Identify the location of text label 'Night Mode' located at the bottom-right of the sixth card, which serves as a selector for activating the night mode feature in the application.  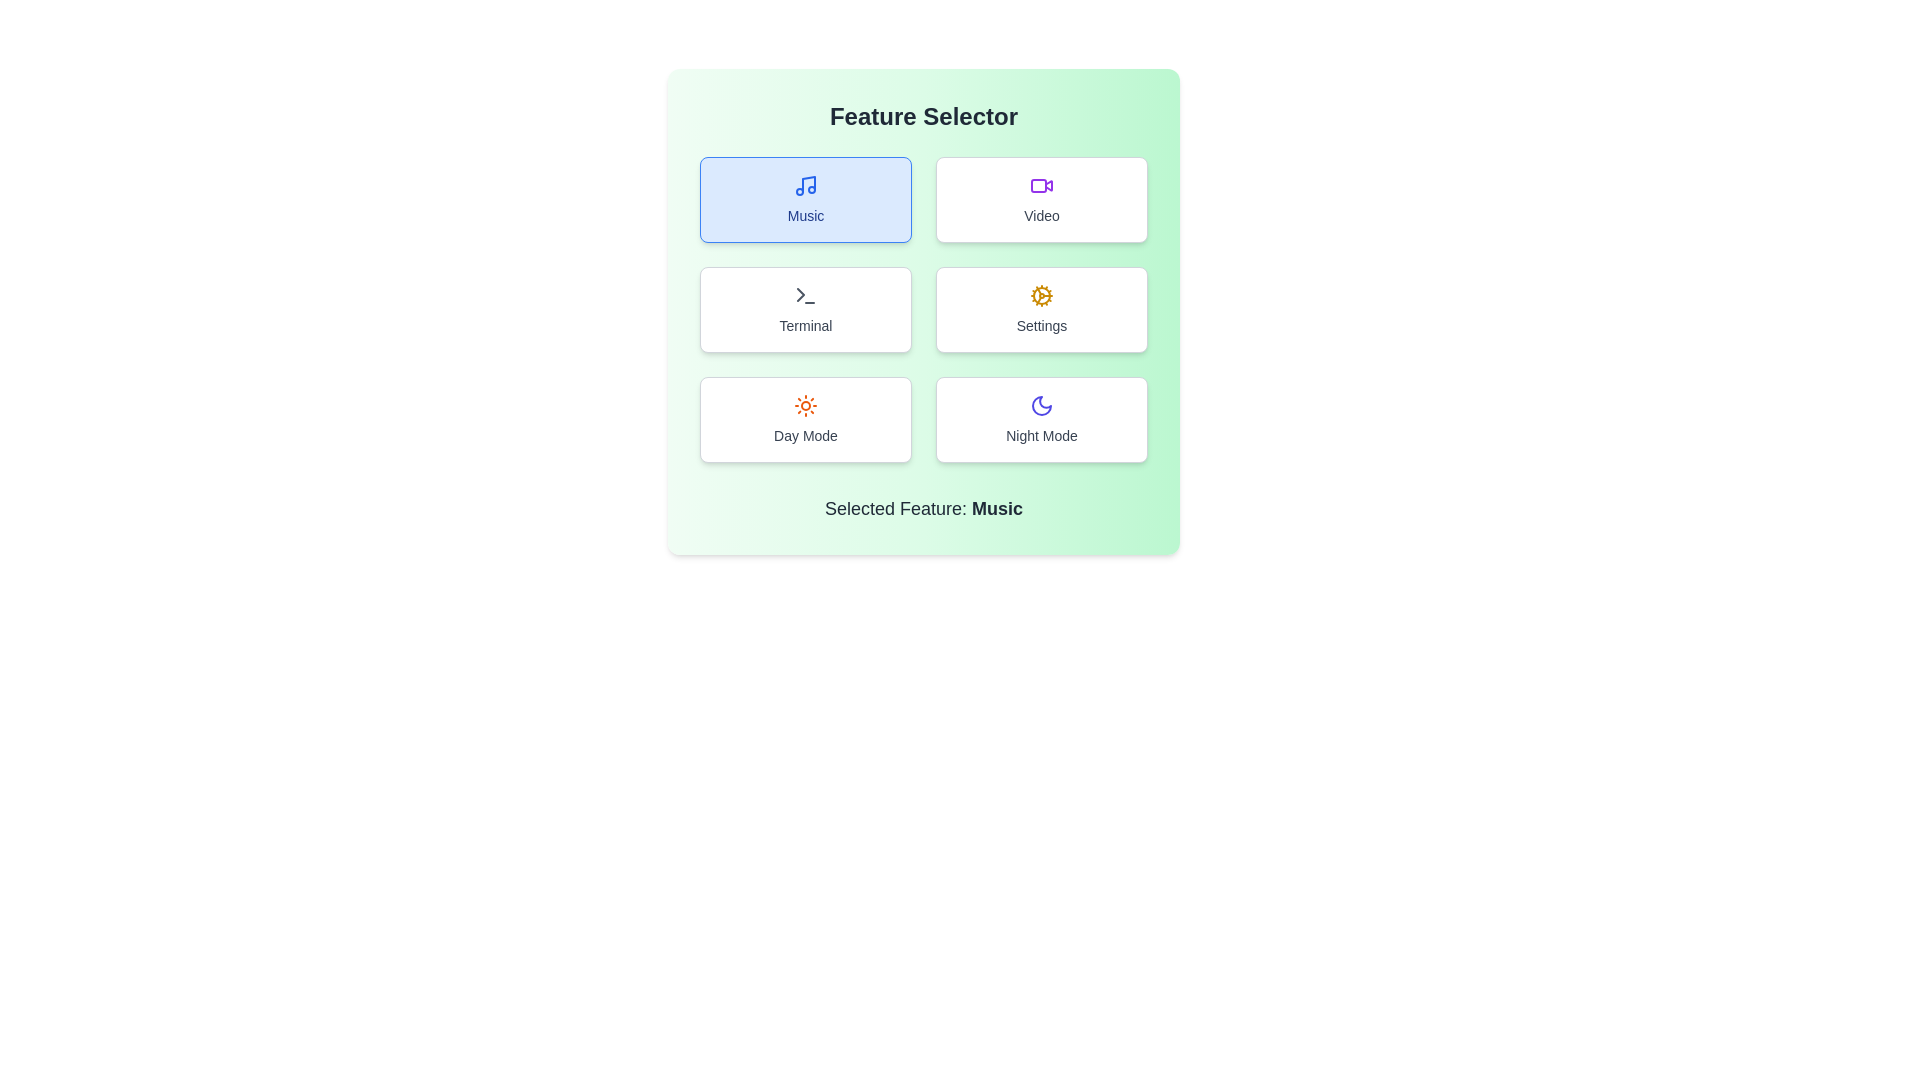
(1040, 434).